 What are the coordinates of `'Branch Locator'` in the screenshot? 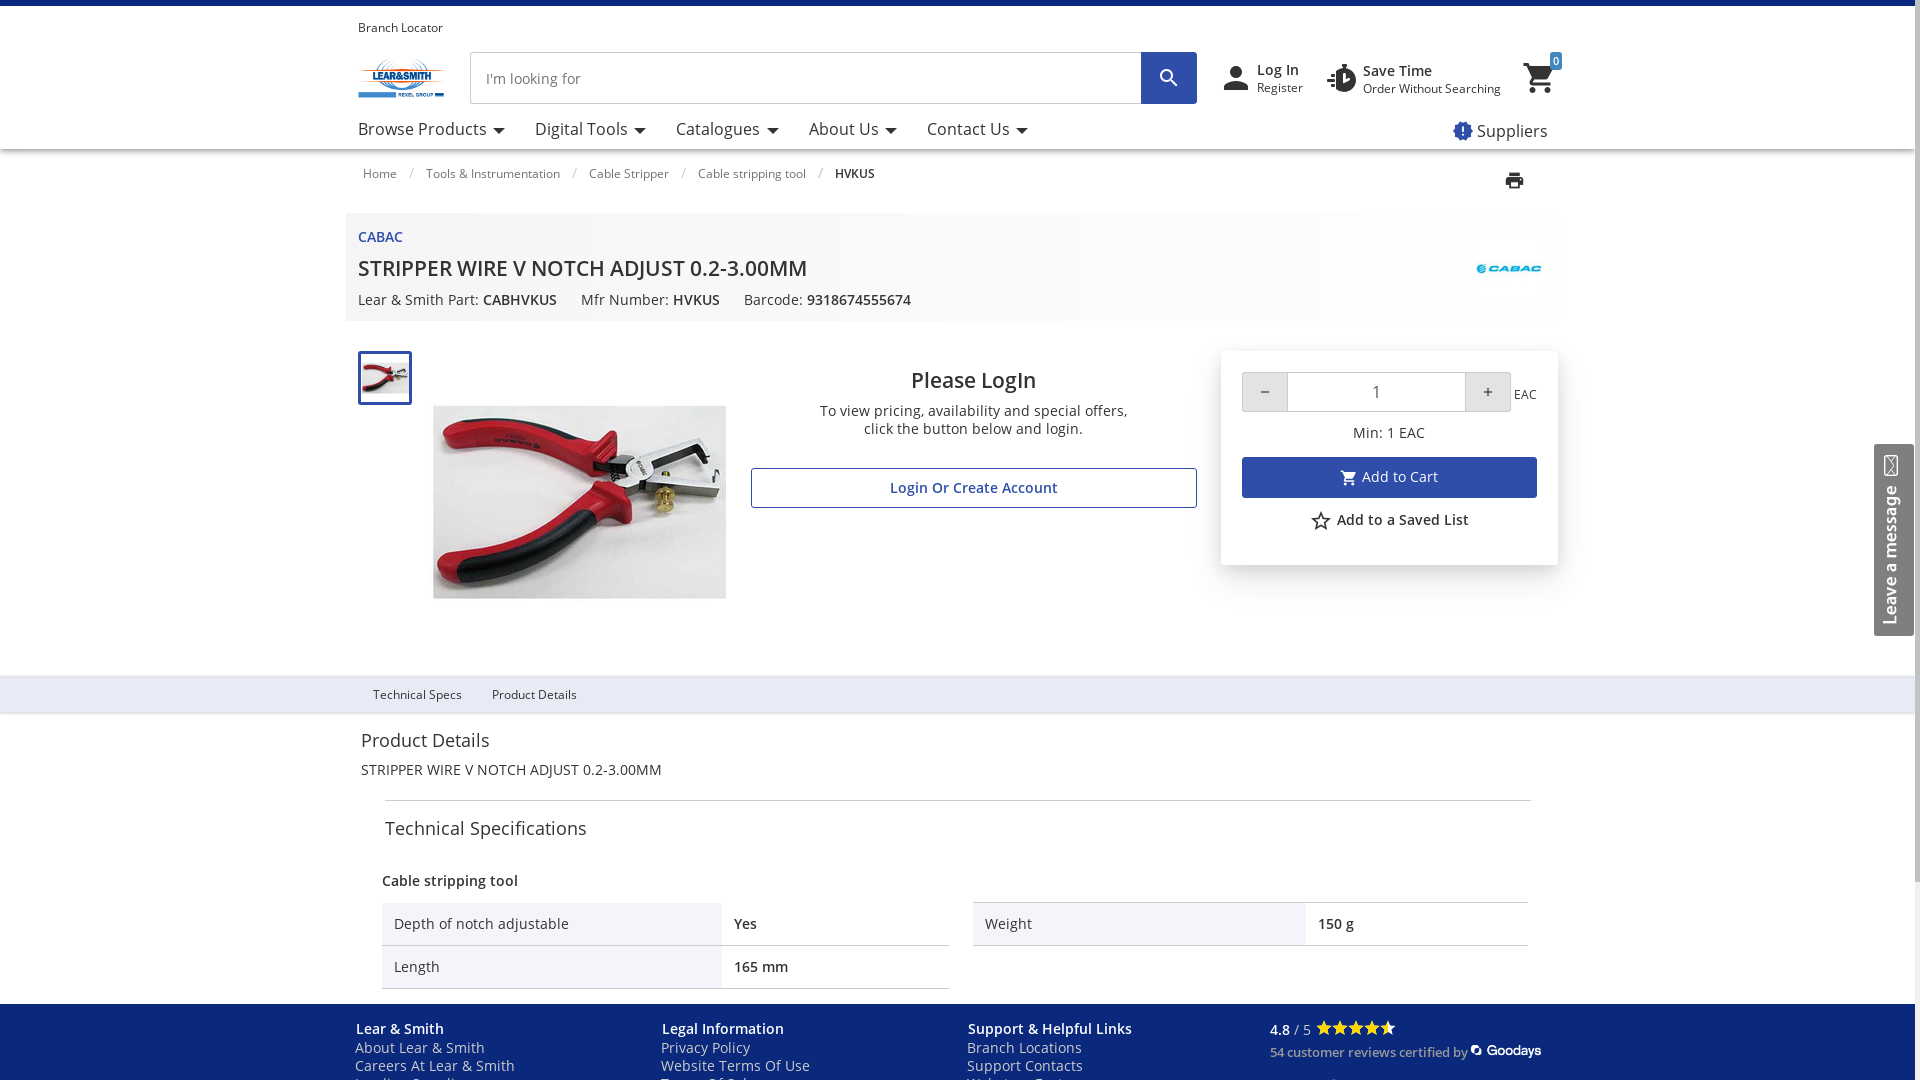 It's located at (410, 27).